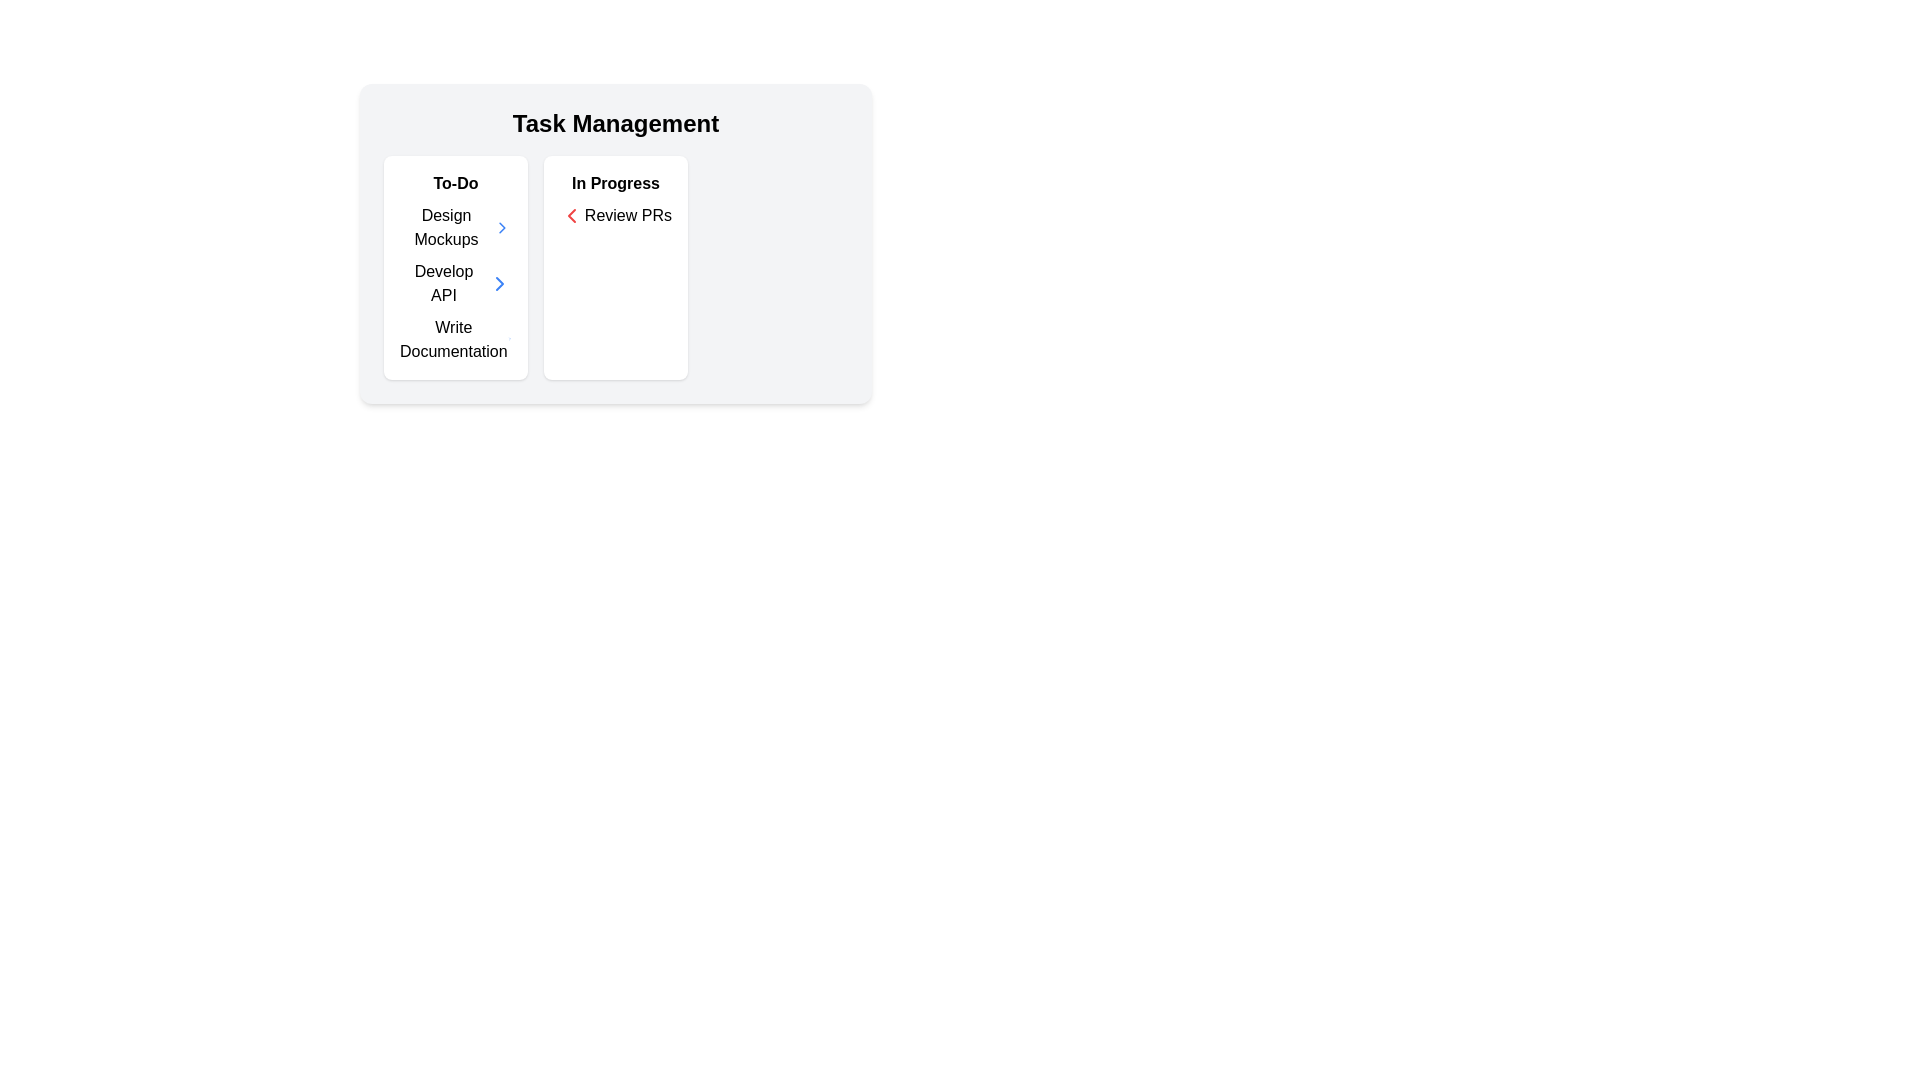 Image resolution: width=1920 pixels, height=1080 pixels. I want to click on the 'To-Do' text label that serves as the header for the task management interface, indicating the section for tasks to be completed, so click(455, 184).